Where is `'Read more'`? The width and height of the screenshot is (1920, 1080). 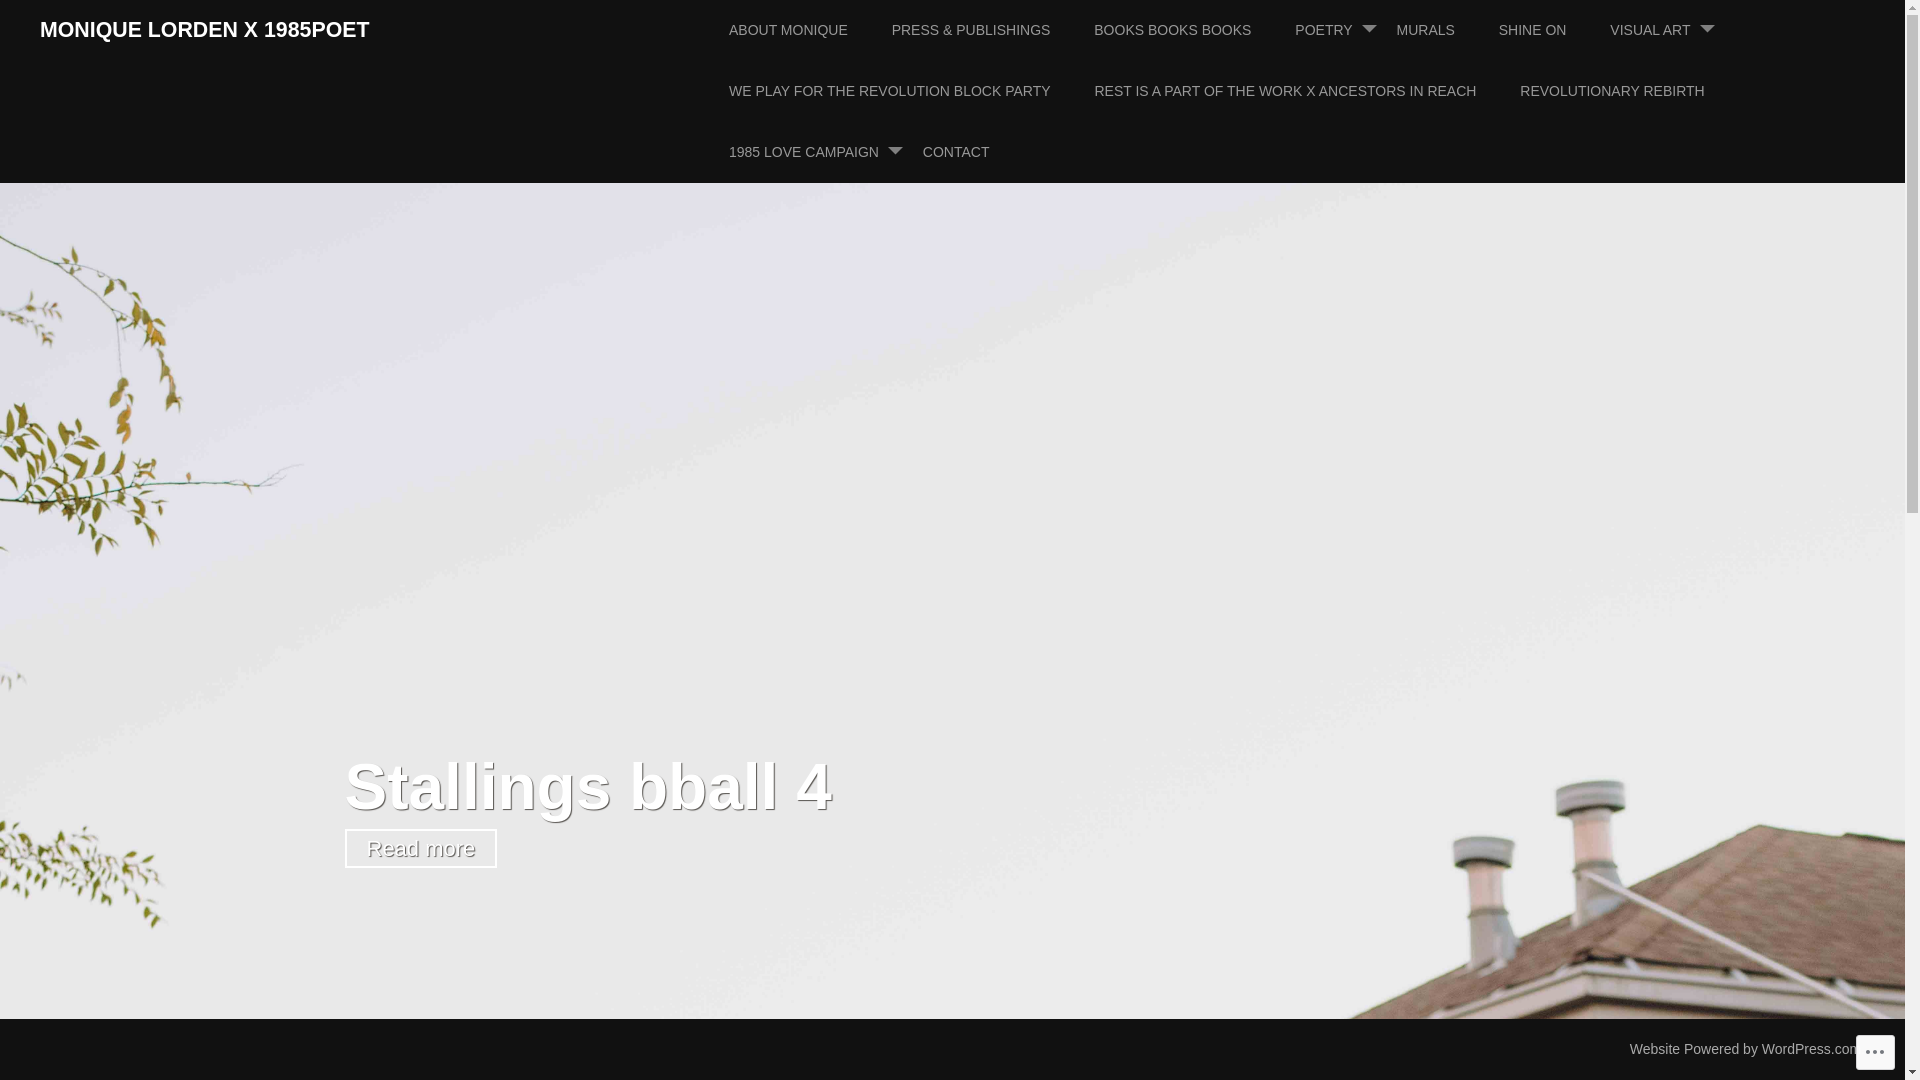 'Read more' is located at coordinates (419, 847).